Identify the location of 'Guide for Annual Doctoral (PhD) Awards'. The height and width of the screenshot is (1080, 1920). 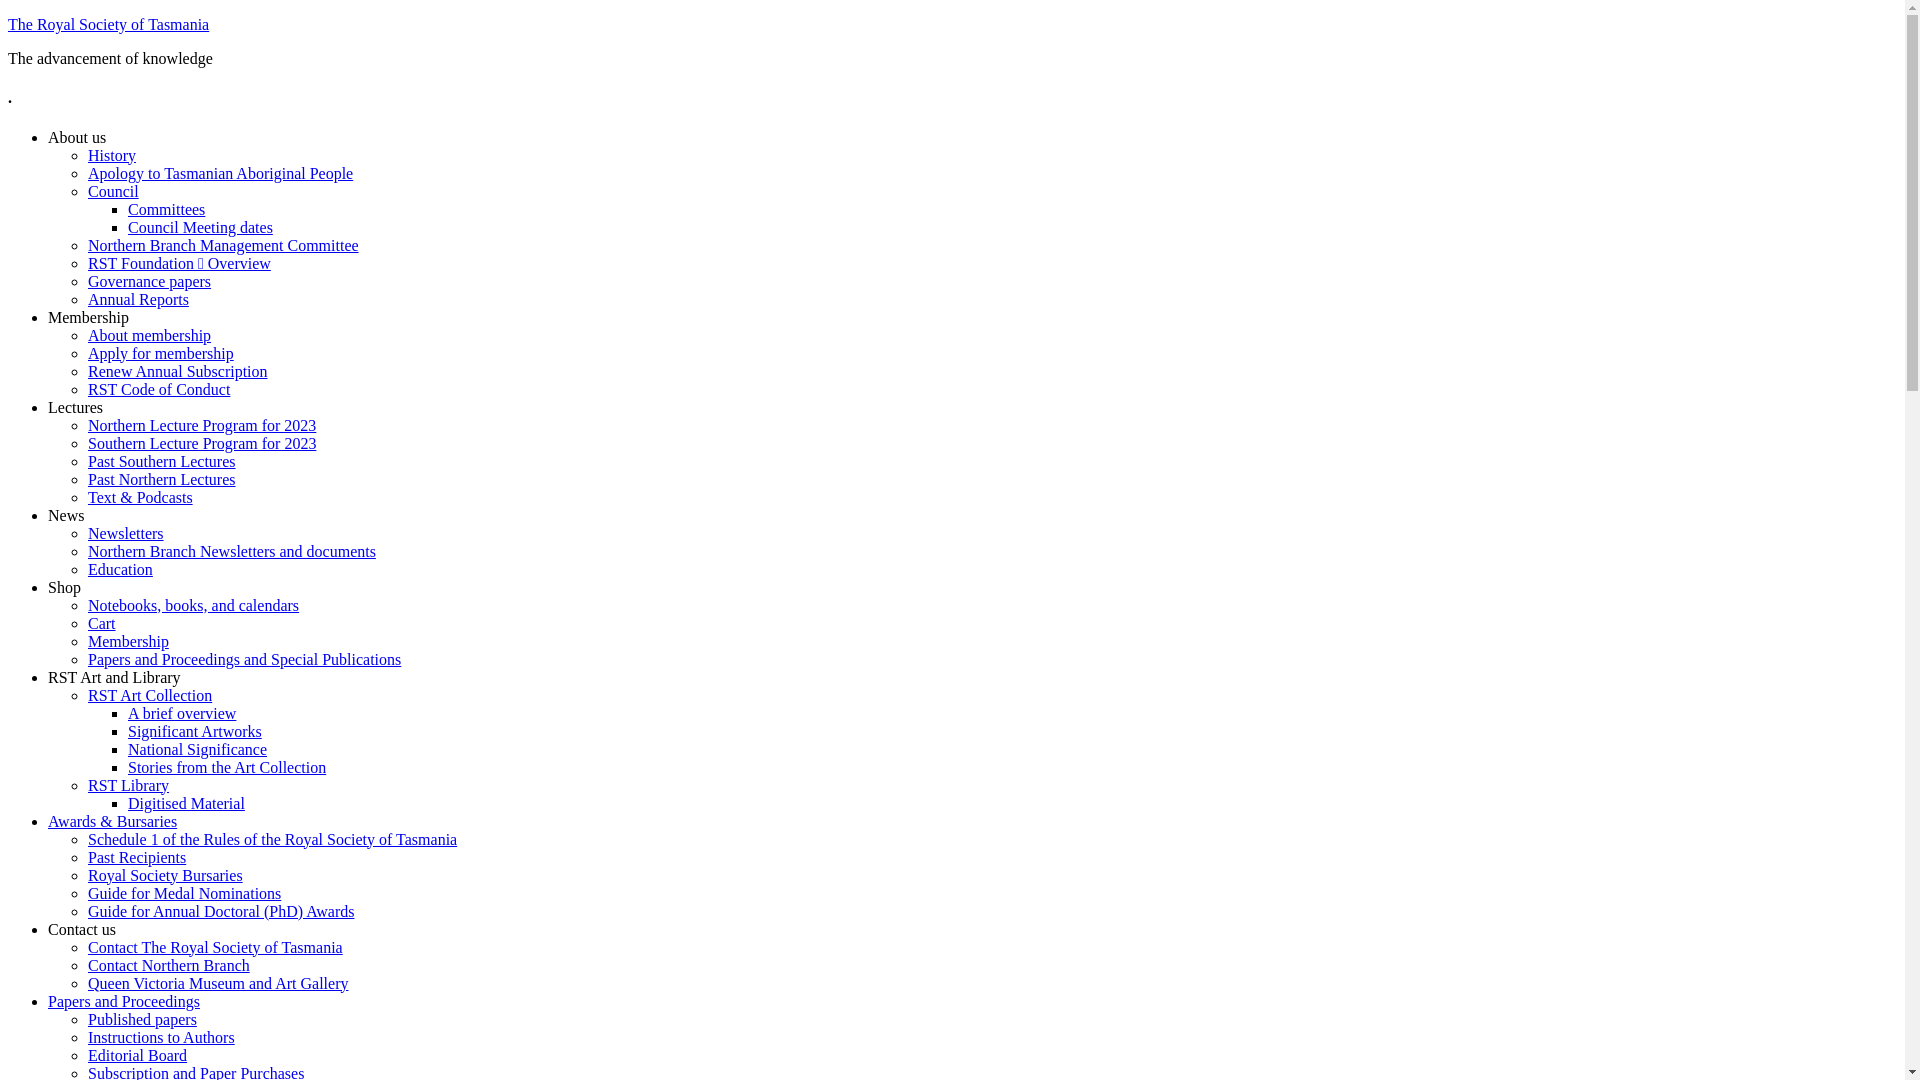
(220, 911).